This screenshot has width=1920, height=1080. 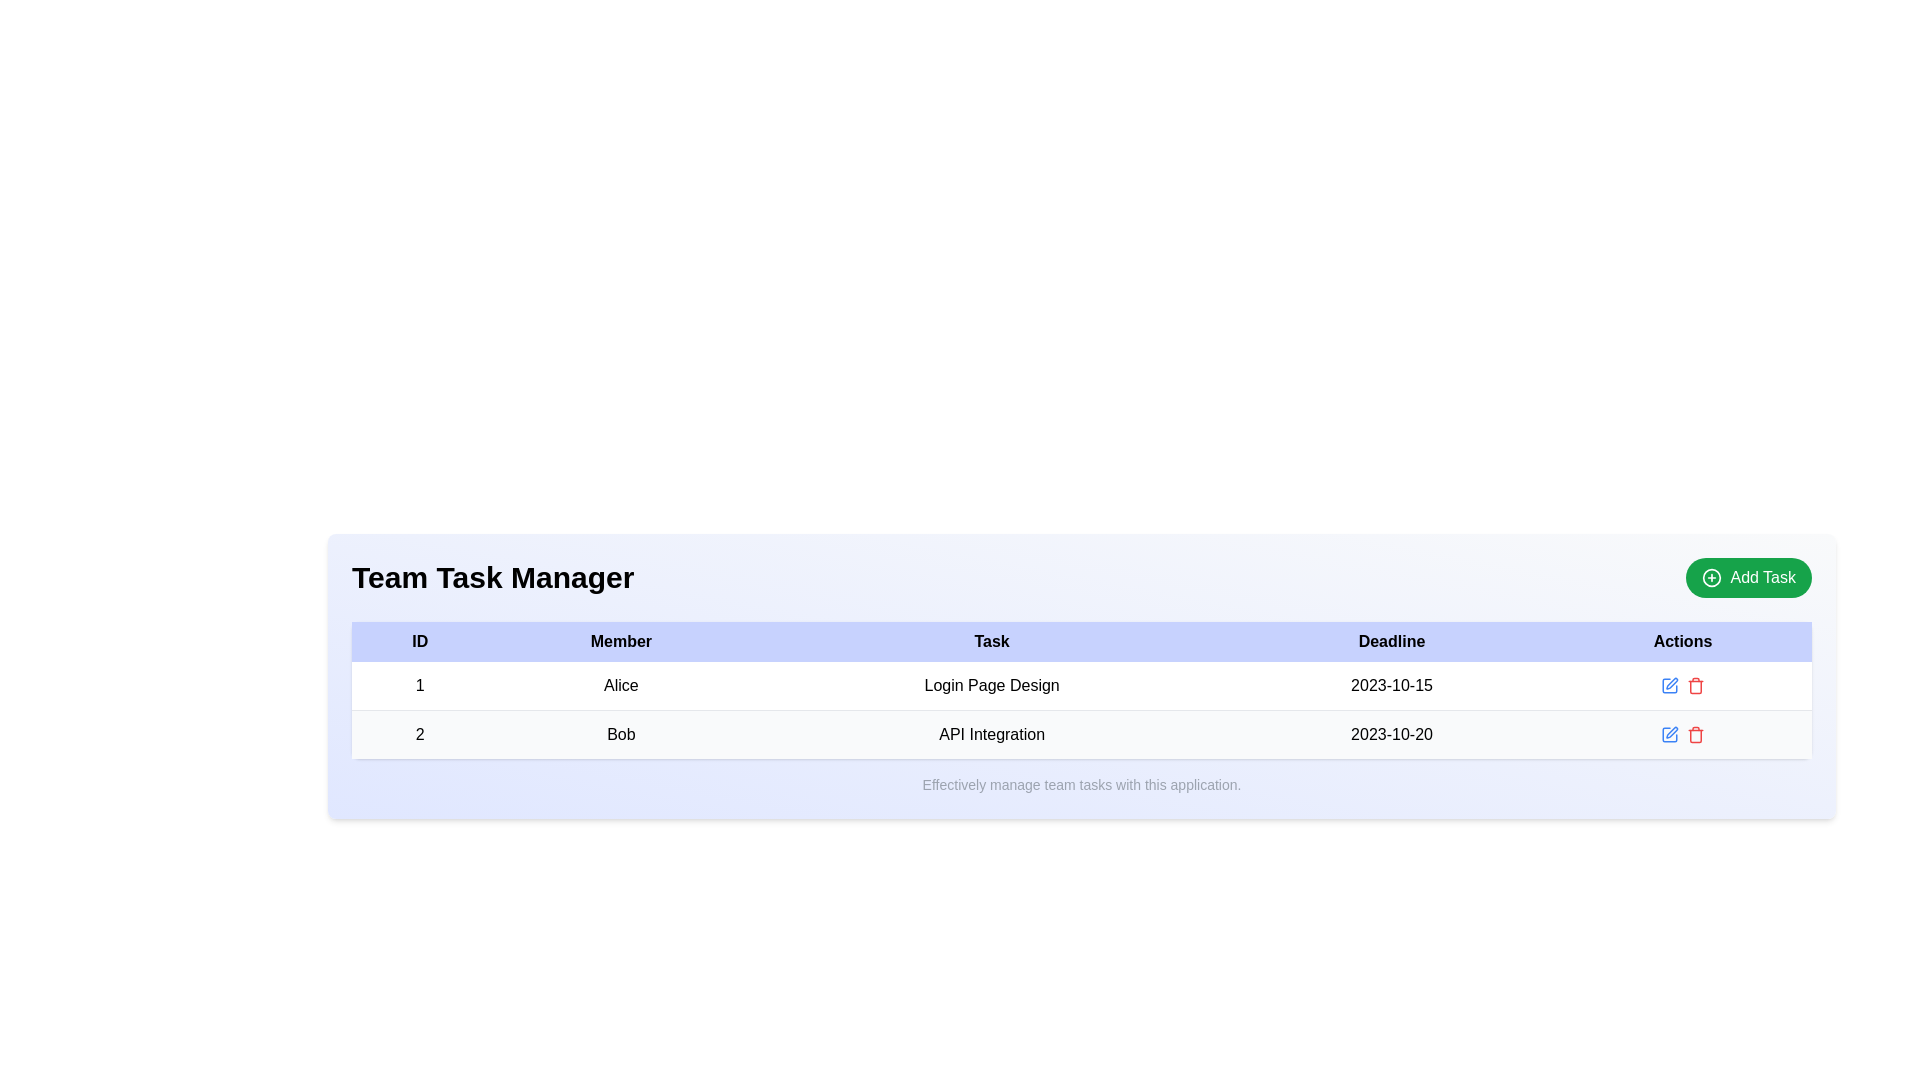 I want to click on the circular '+' icon with a green border located within the 'Add Task' button at the top-right corner for accessibility actions, so click(x=1711, y=578).